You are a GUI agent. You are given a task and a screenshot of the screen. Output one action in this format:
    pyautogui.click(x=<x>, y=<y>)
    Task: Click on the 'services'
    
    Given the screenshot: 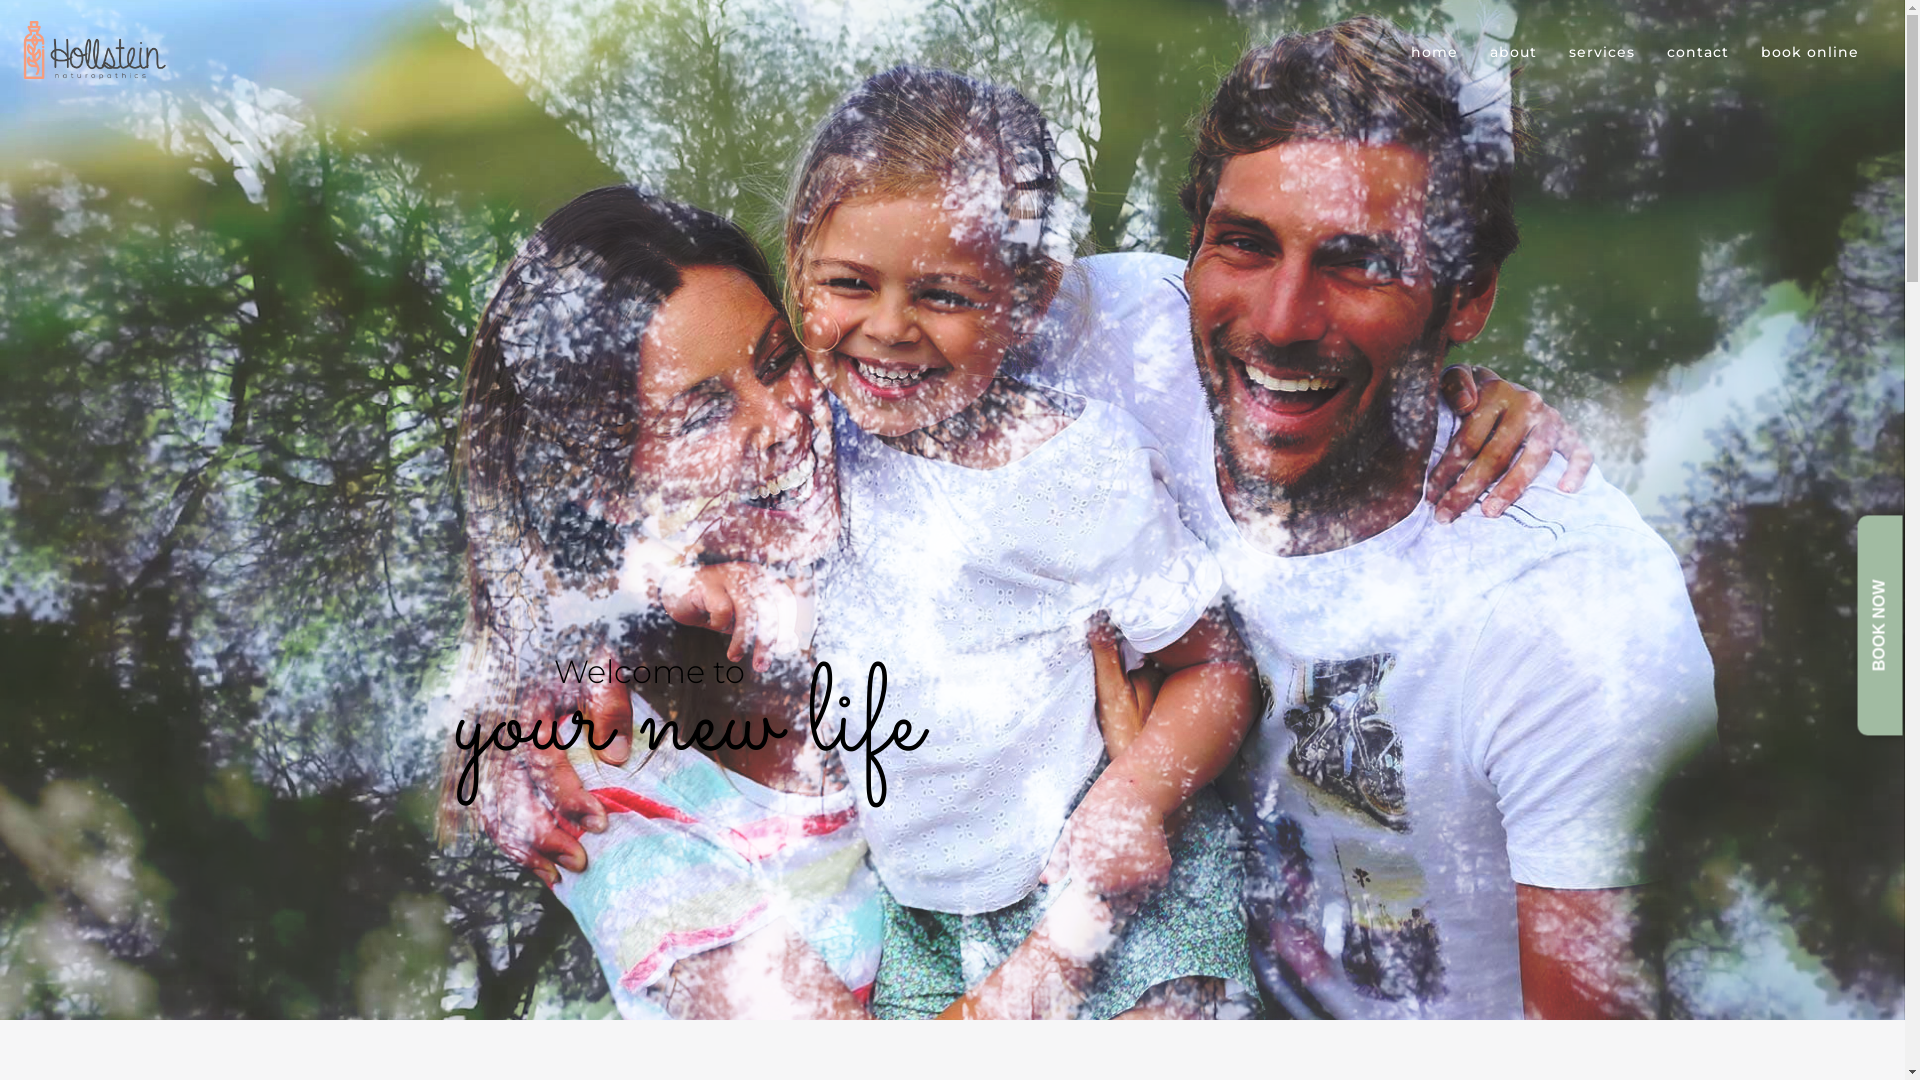 What is the action you would take?
    pyautogui.click(x=1552, y=49)
    